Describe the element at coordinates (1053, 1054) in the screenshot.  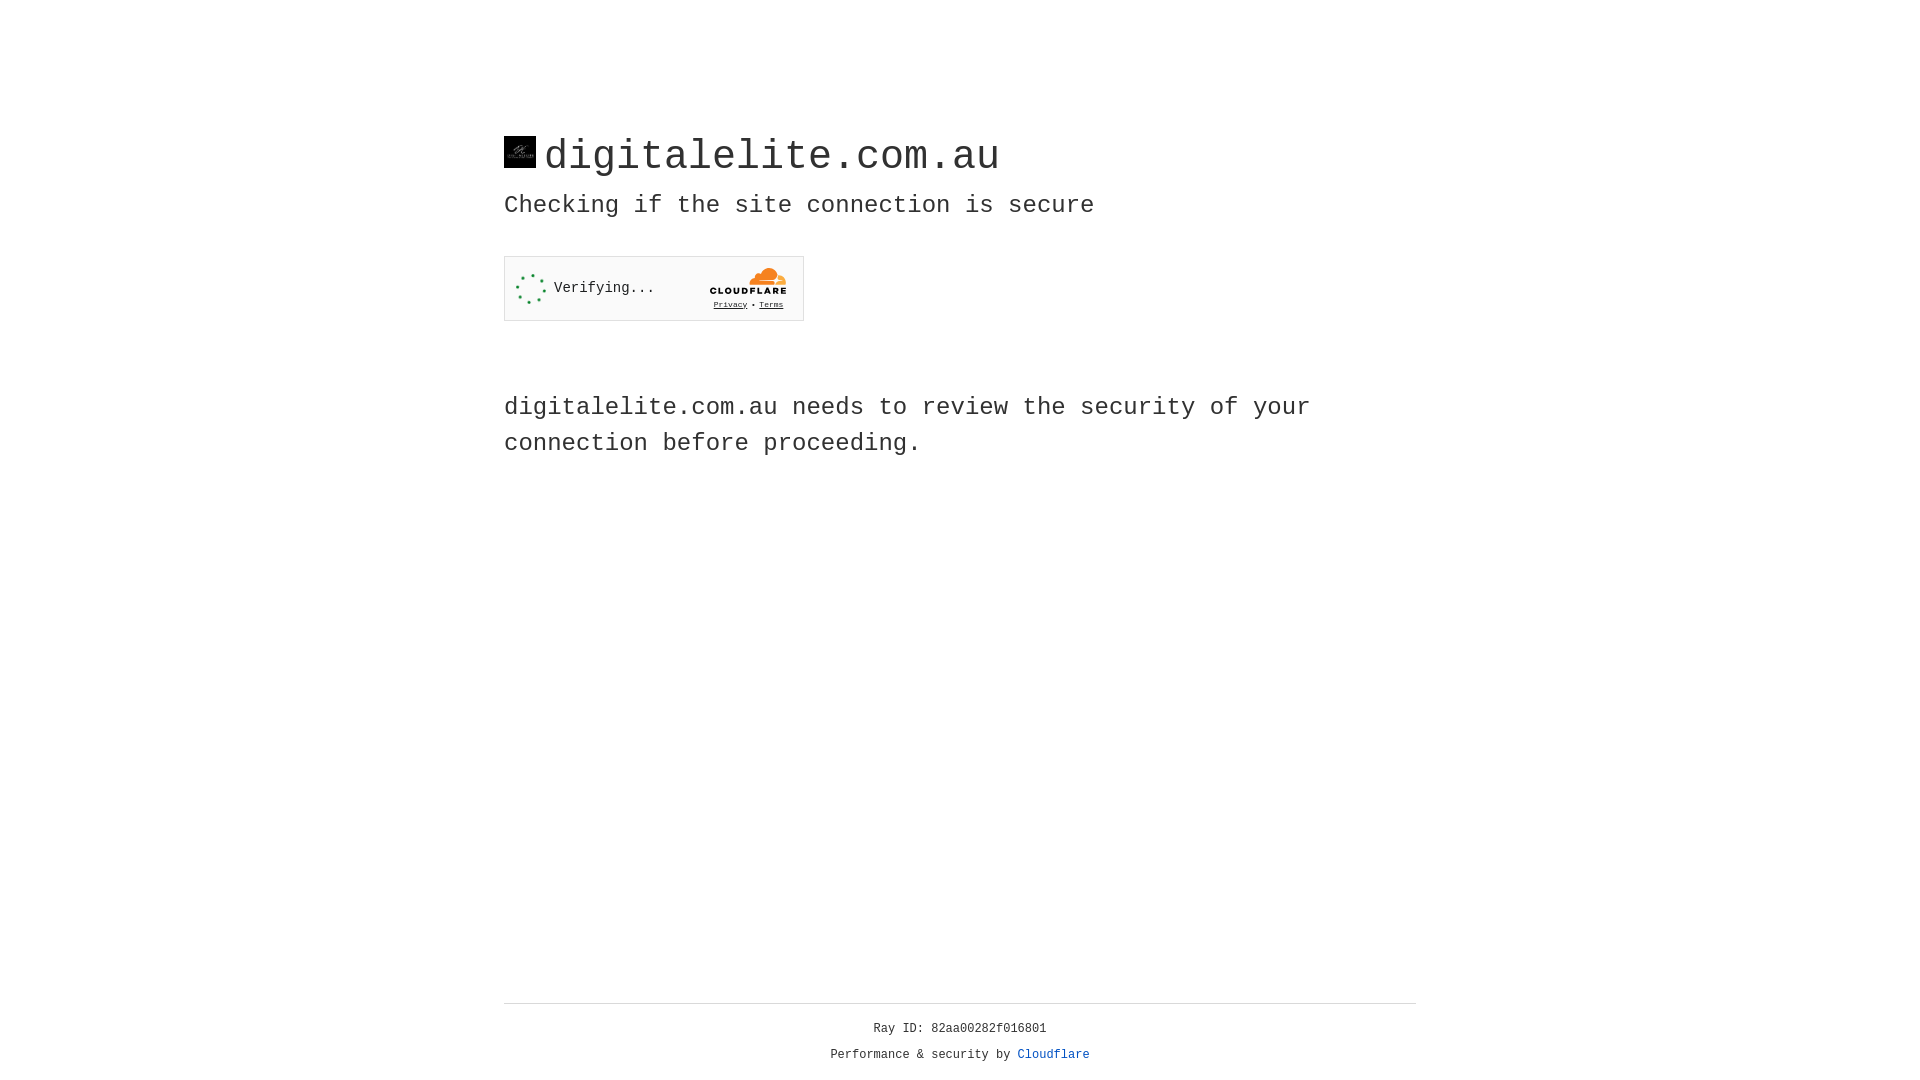
I see `'Cloudflare'` at that location.